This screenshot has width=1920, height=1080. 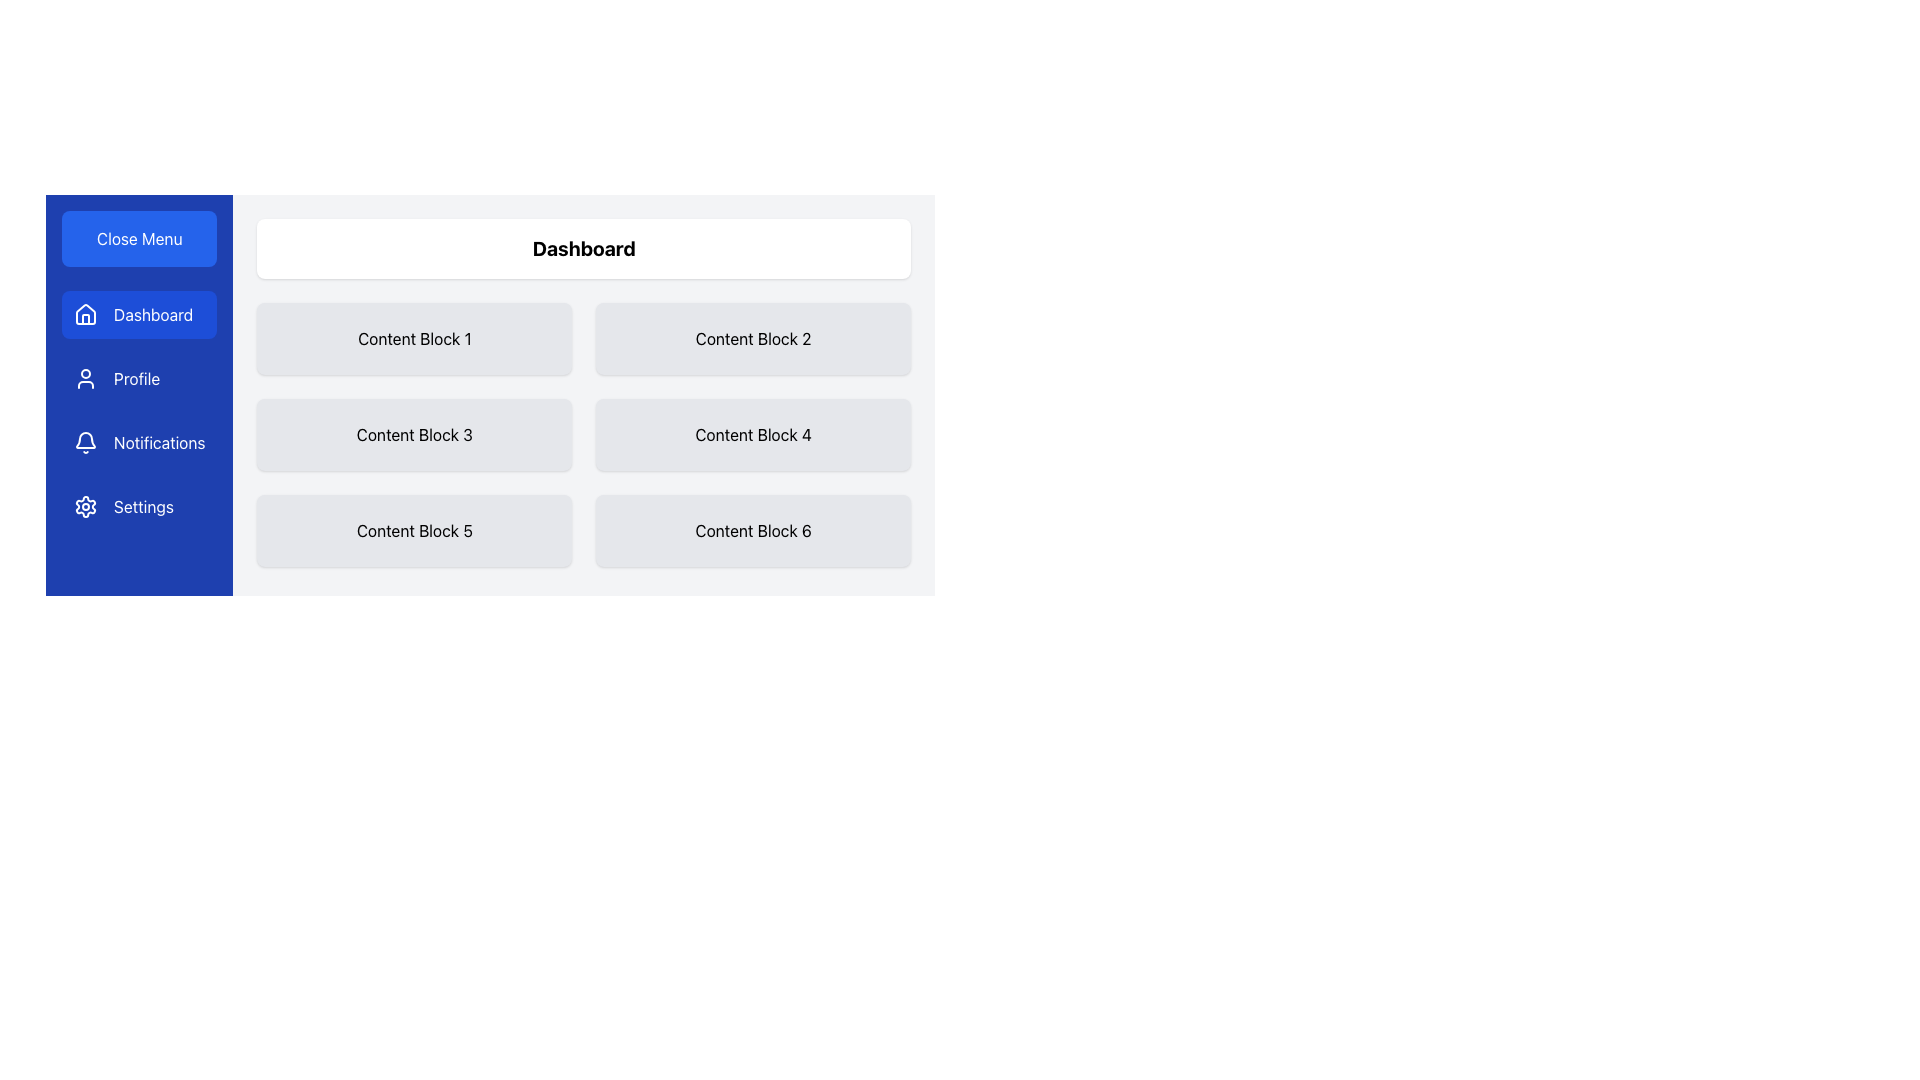 I want to click on the gear icon that serves as a visual indicator for the 'Settings' menu option located in the left sidebar navigation panel, positioned before the 'Settings' text, so click(x=85, y=505).